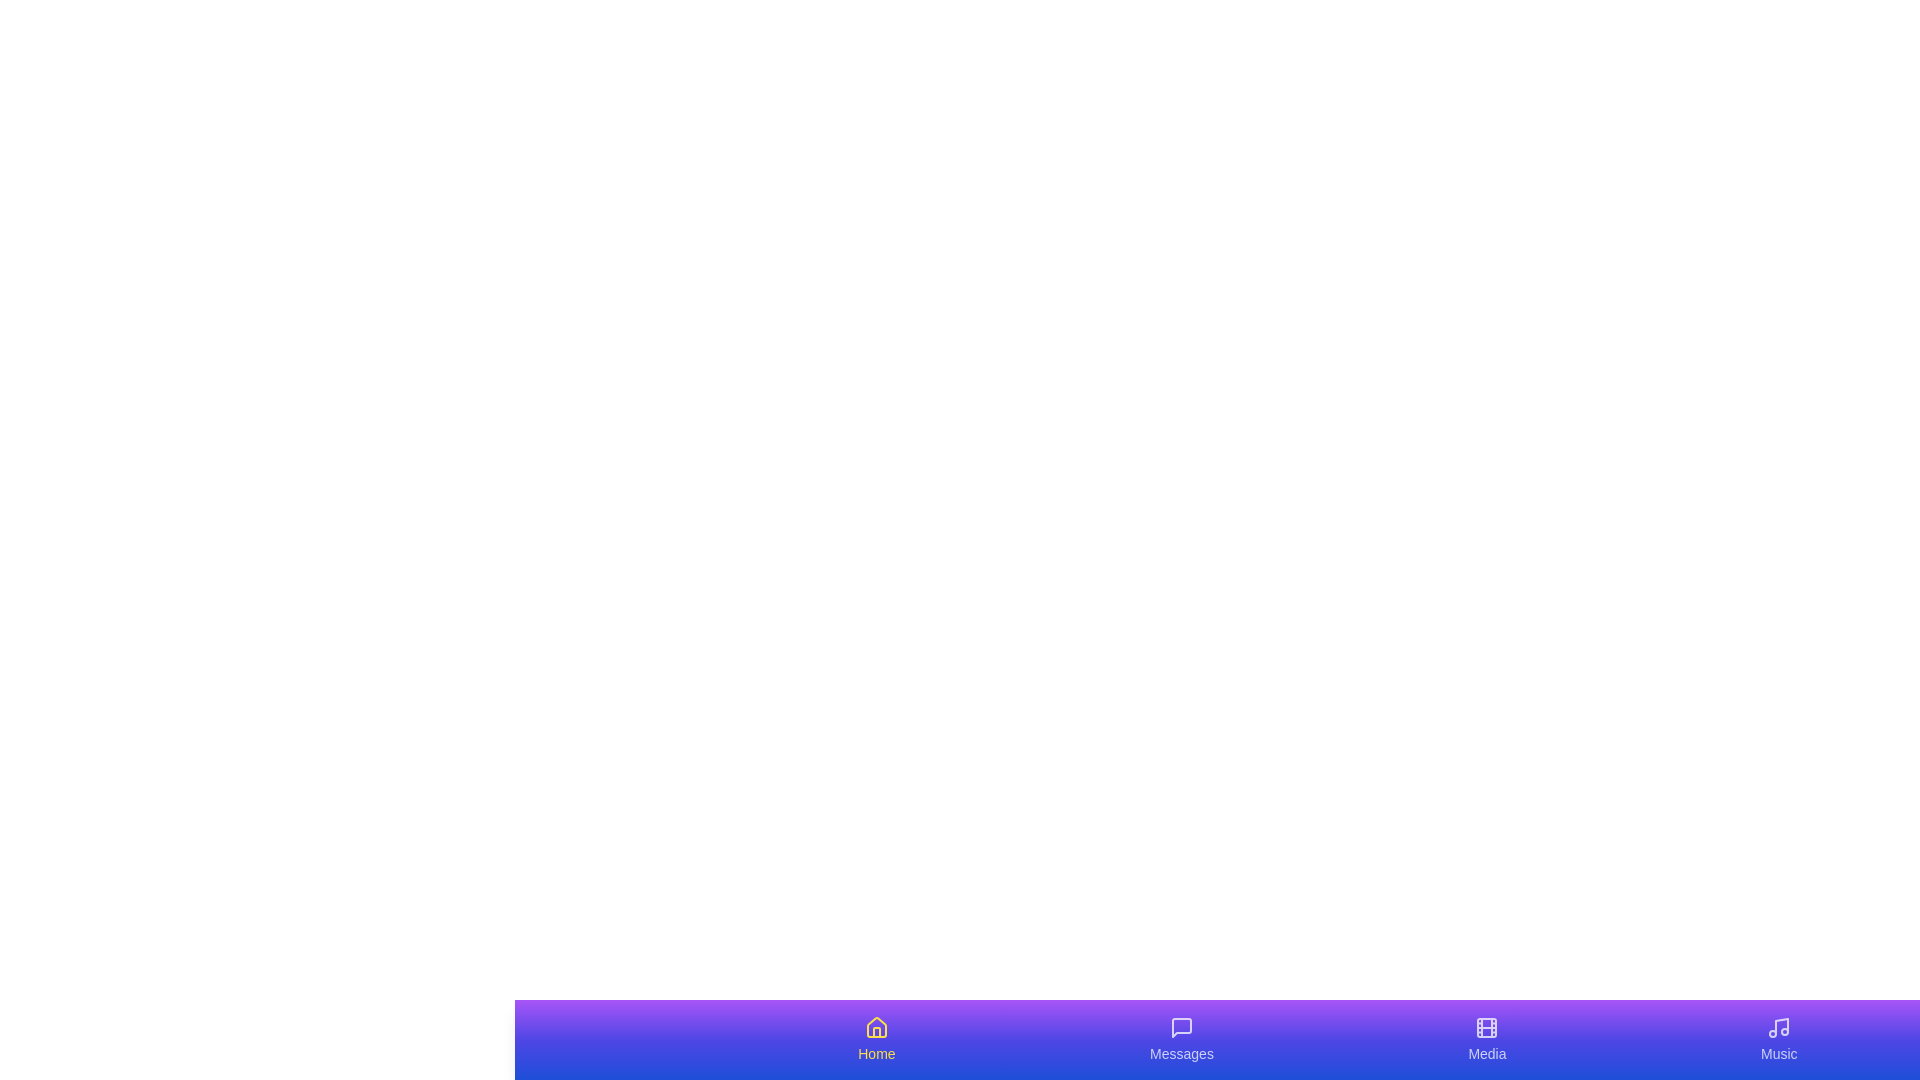 This screenshot has height=1080, width=1920. What do you see at coordinates (1487, 1039) in the screenshot?
I see `the Media tab from the bottom navigation bar` at bounding box center [1487, 1039].